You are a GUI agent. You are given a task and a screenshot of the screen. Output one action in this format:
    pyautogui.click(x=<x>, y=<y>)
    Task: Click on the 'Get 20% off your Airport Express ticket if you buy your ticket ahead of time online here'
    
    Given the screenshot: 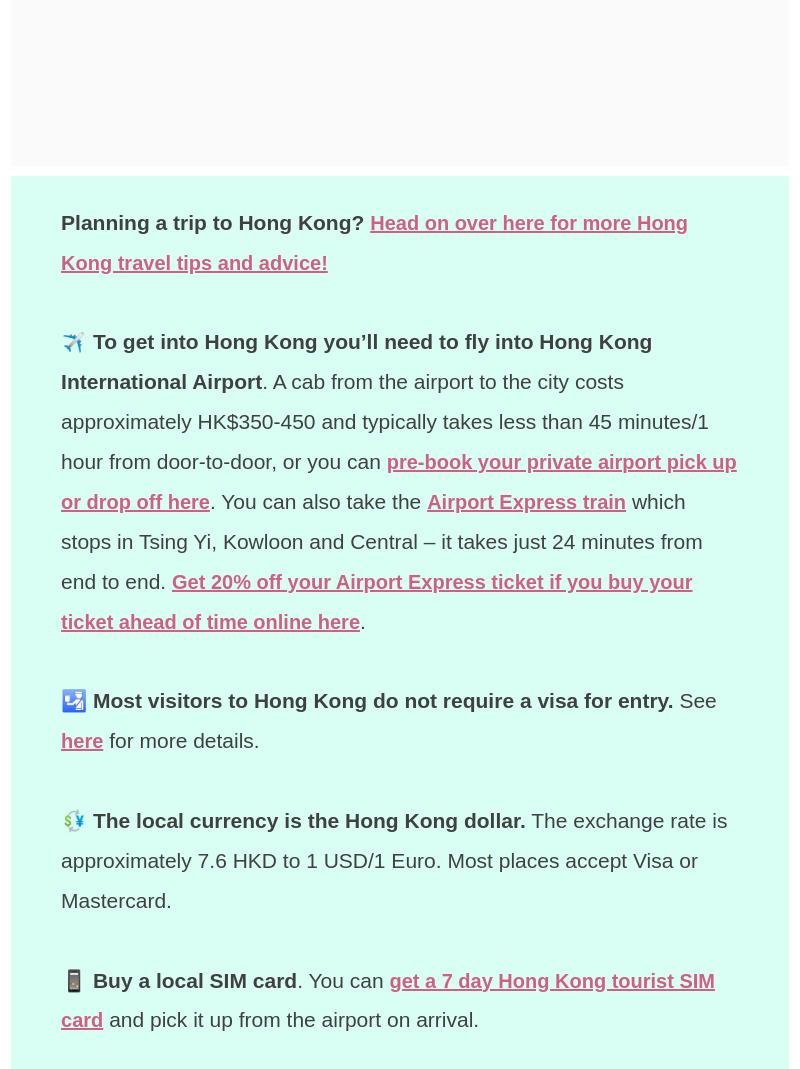 What is the action you would take?
    pyautogui.click(x=388, y=600)
    